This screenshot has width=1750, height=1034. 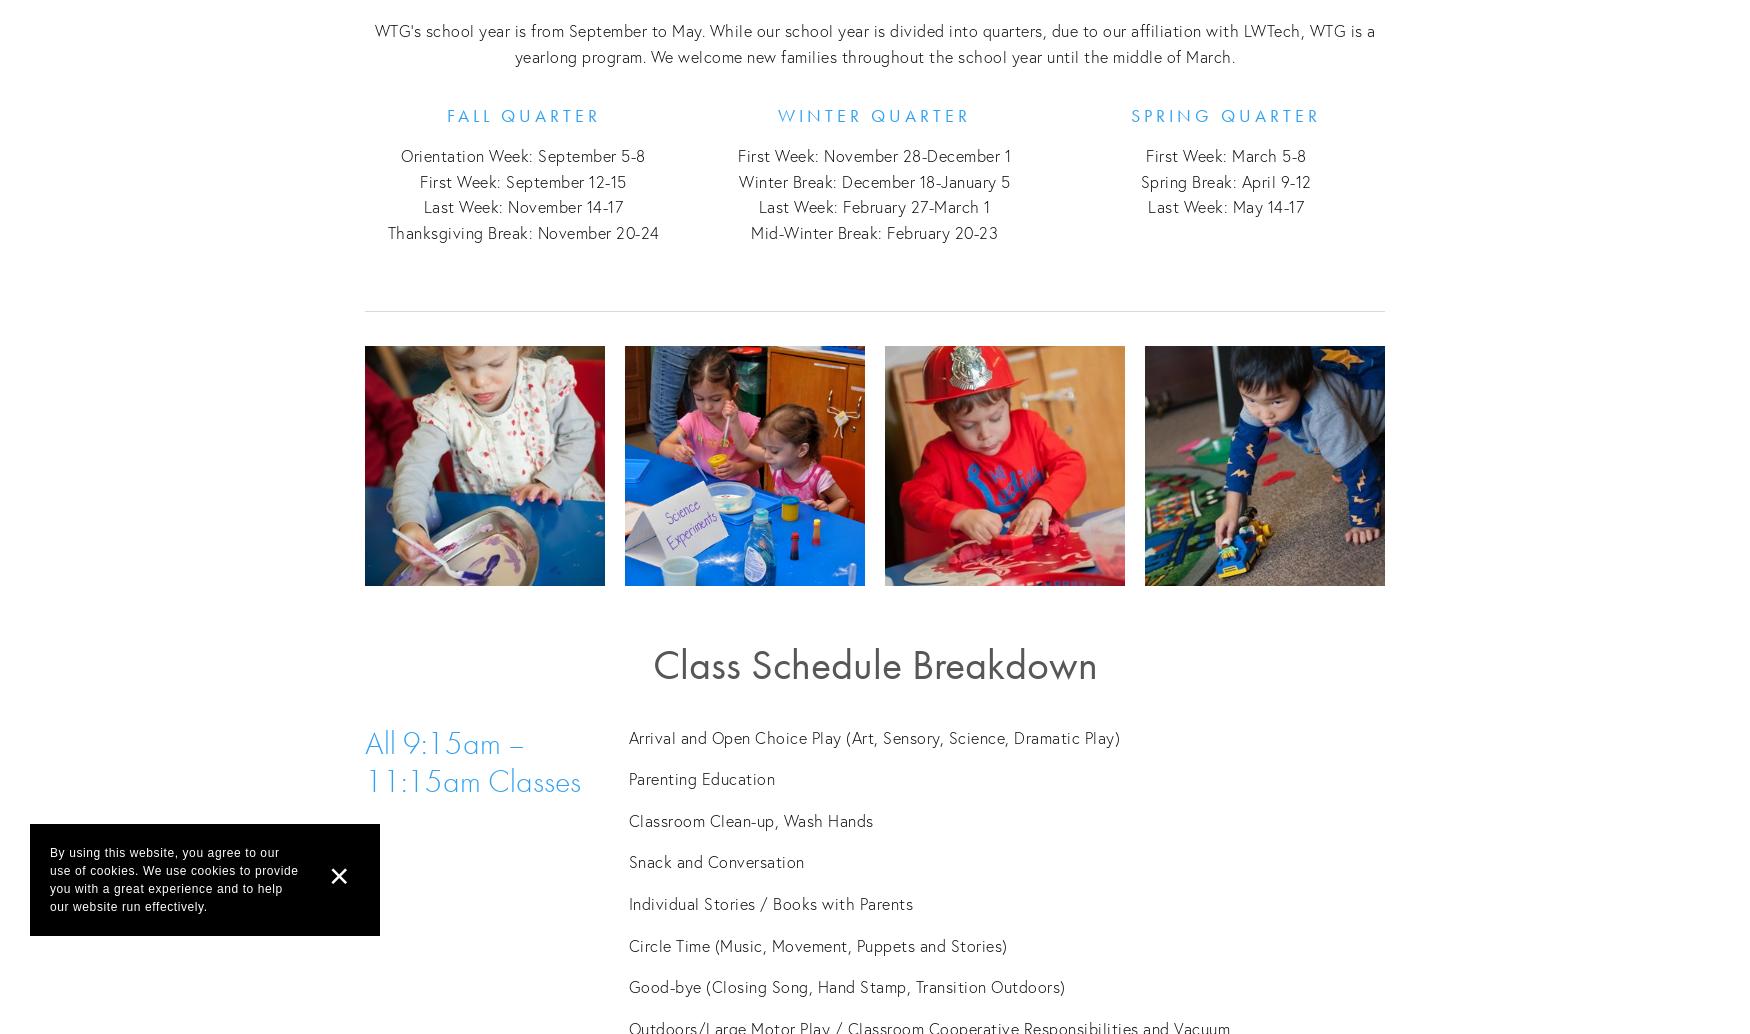 I want to click on 'Fall Quarter', so click(x=522, y=114).